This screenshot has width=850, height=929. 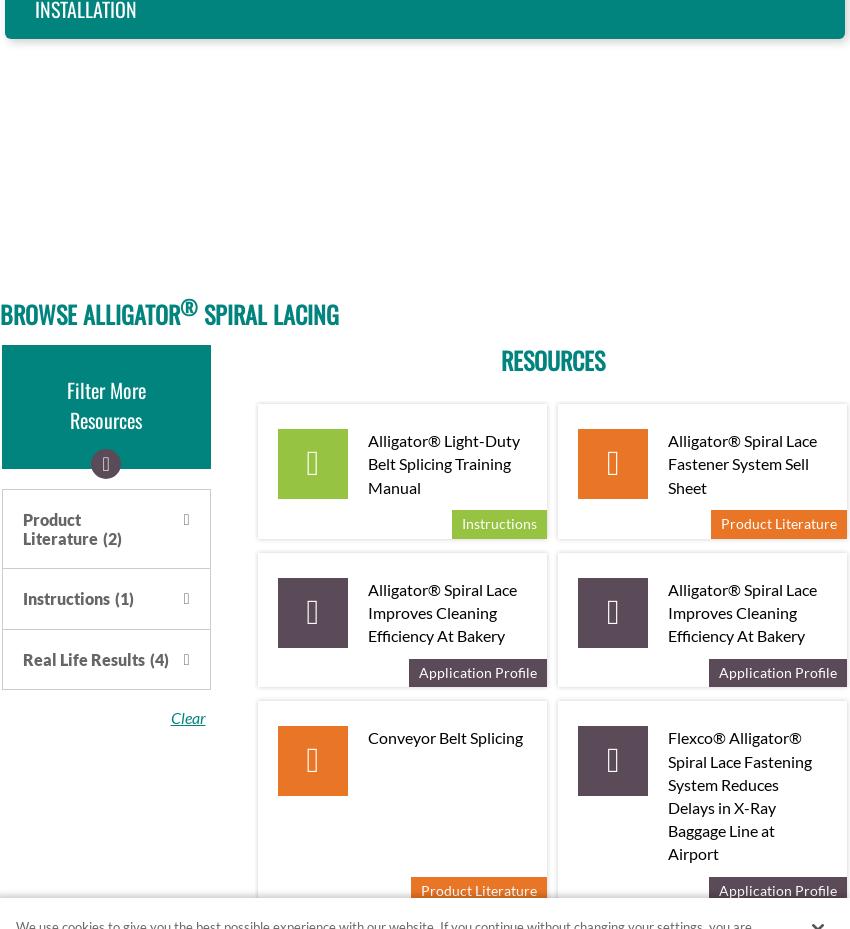 I want to click on 'Belts from 0.063” to 0.188” (1.6 mm to 4.6 mm) thick', so click(x=218, y=132).